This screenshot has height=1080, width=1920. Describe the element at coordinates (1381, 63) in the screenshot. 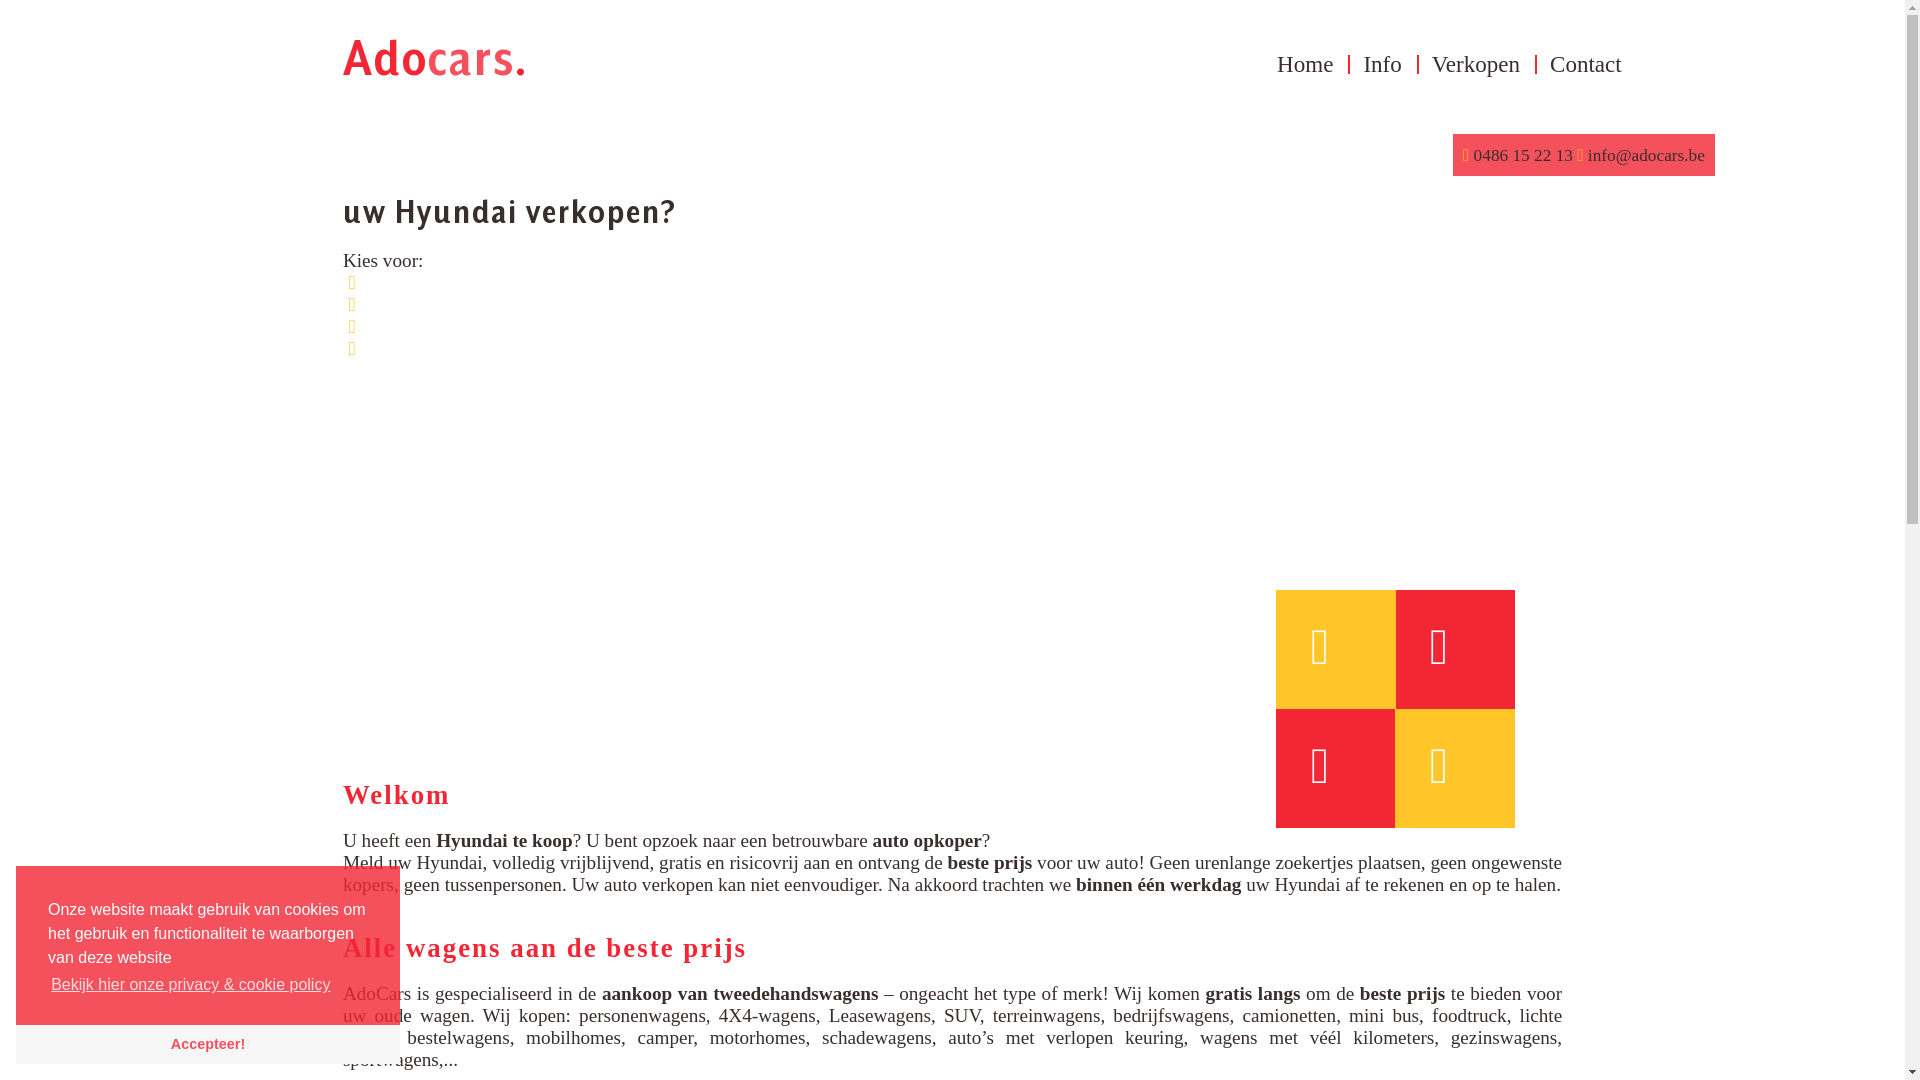

I see `'Info'` at that location.